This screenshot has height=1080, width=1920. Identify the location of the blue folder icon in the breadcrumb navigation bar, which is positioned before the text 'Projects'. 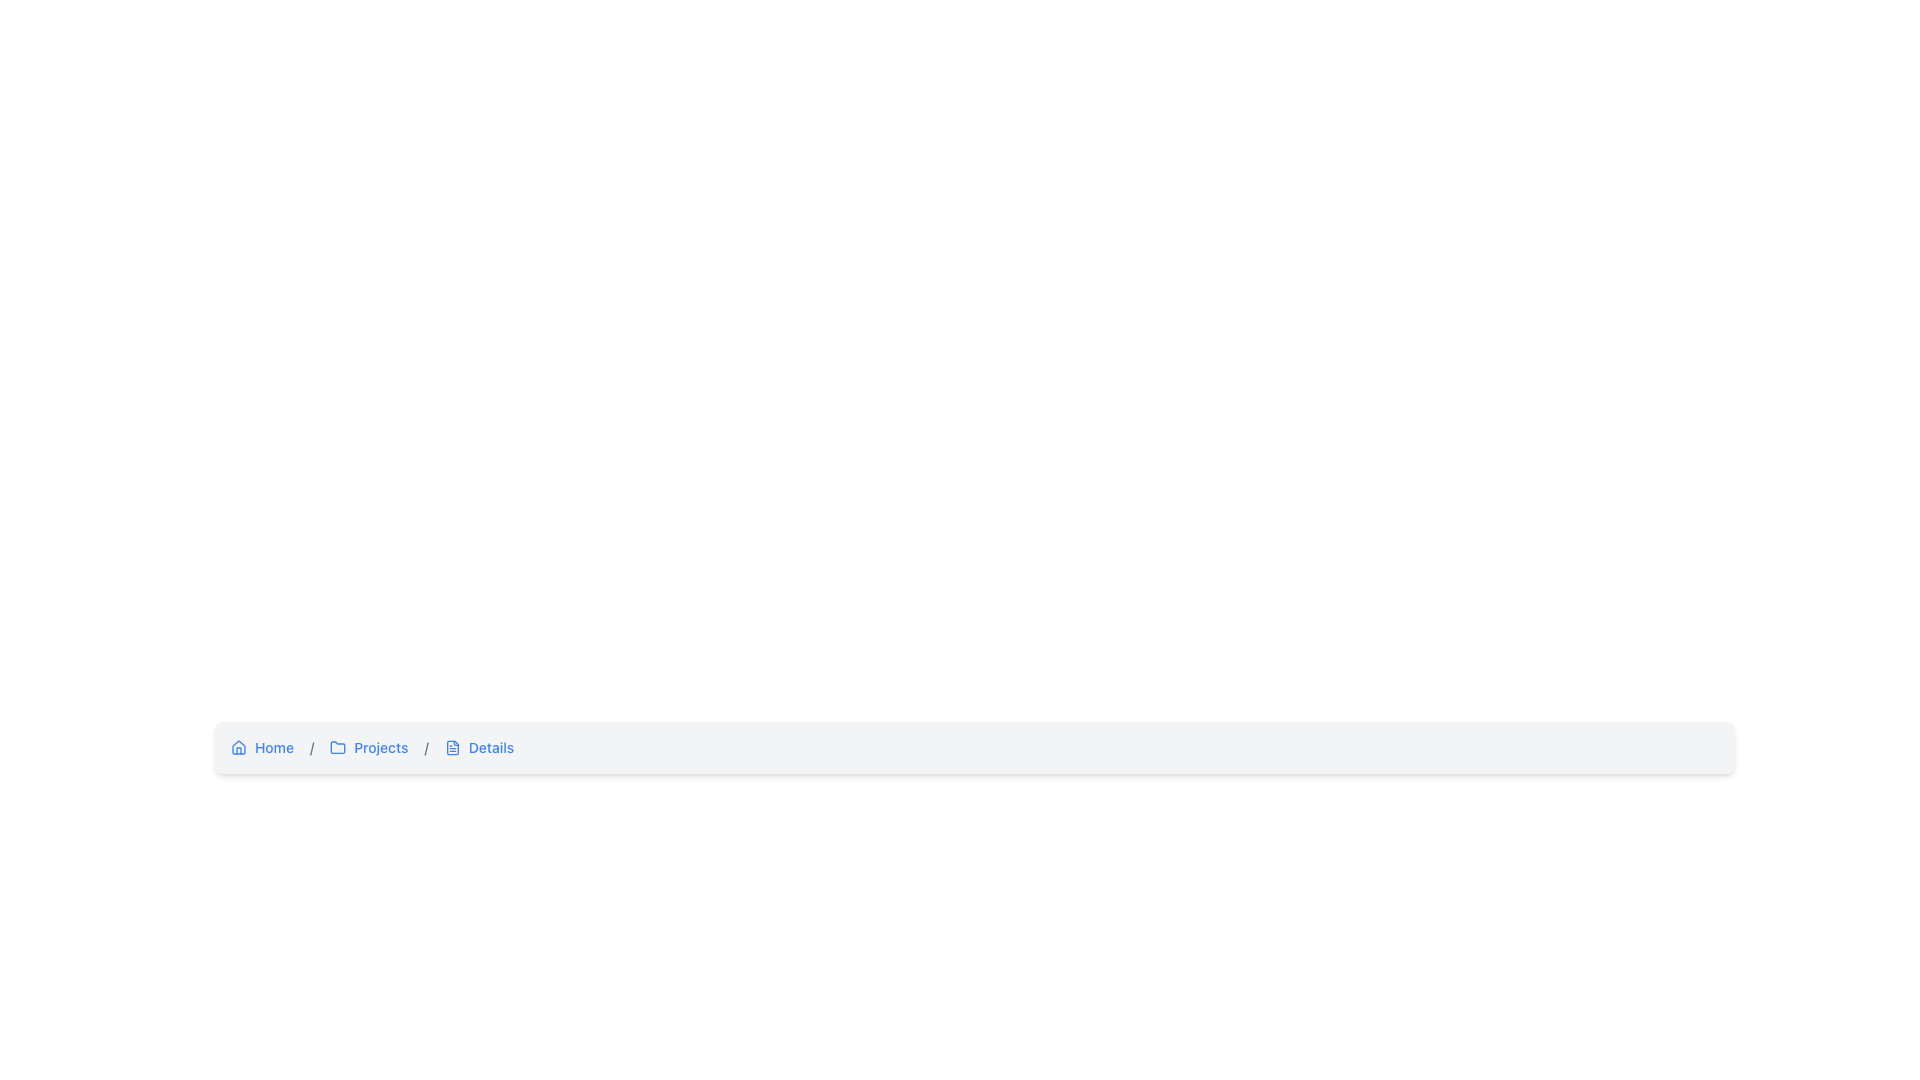
(338, 748).